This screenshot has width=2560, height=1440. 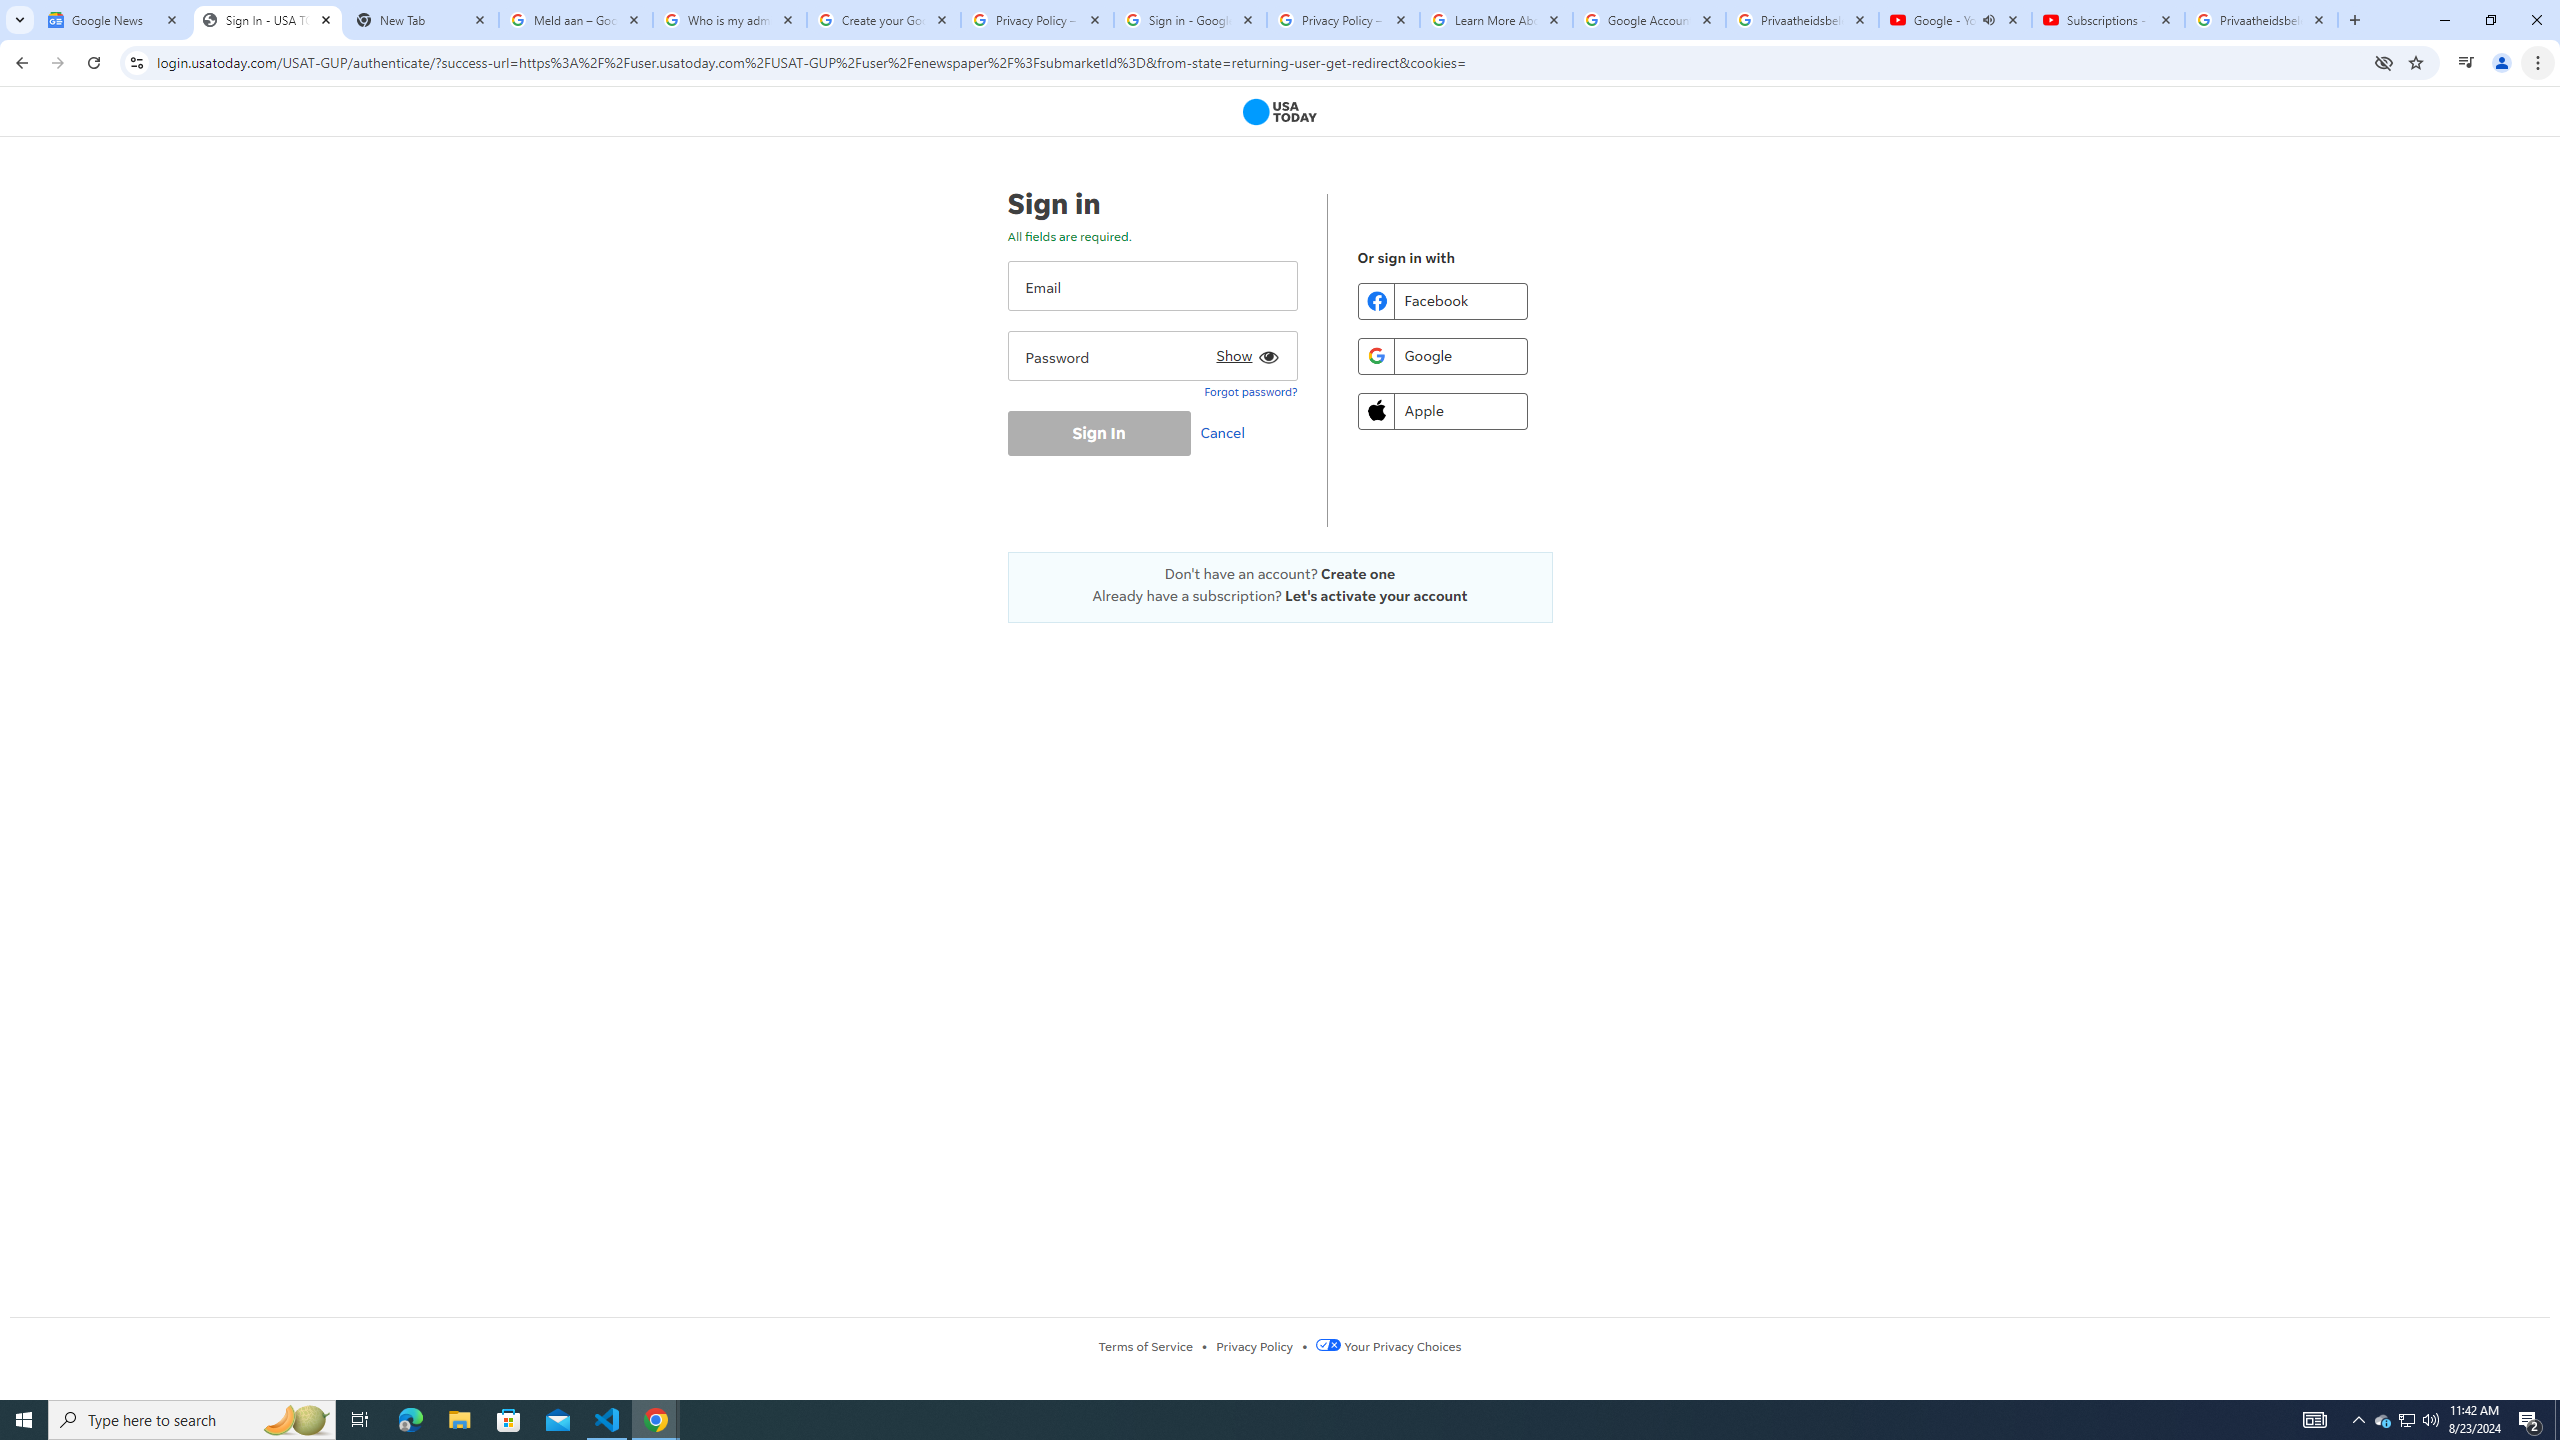 I want to click on 'Chrome', so click(x=2539, y=62).